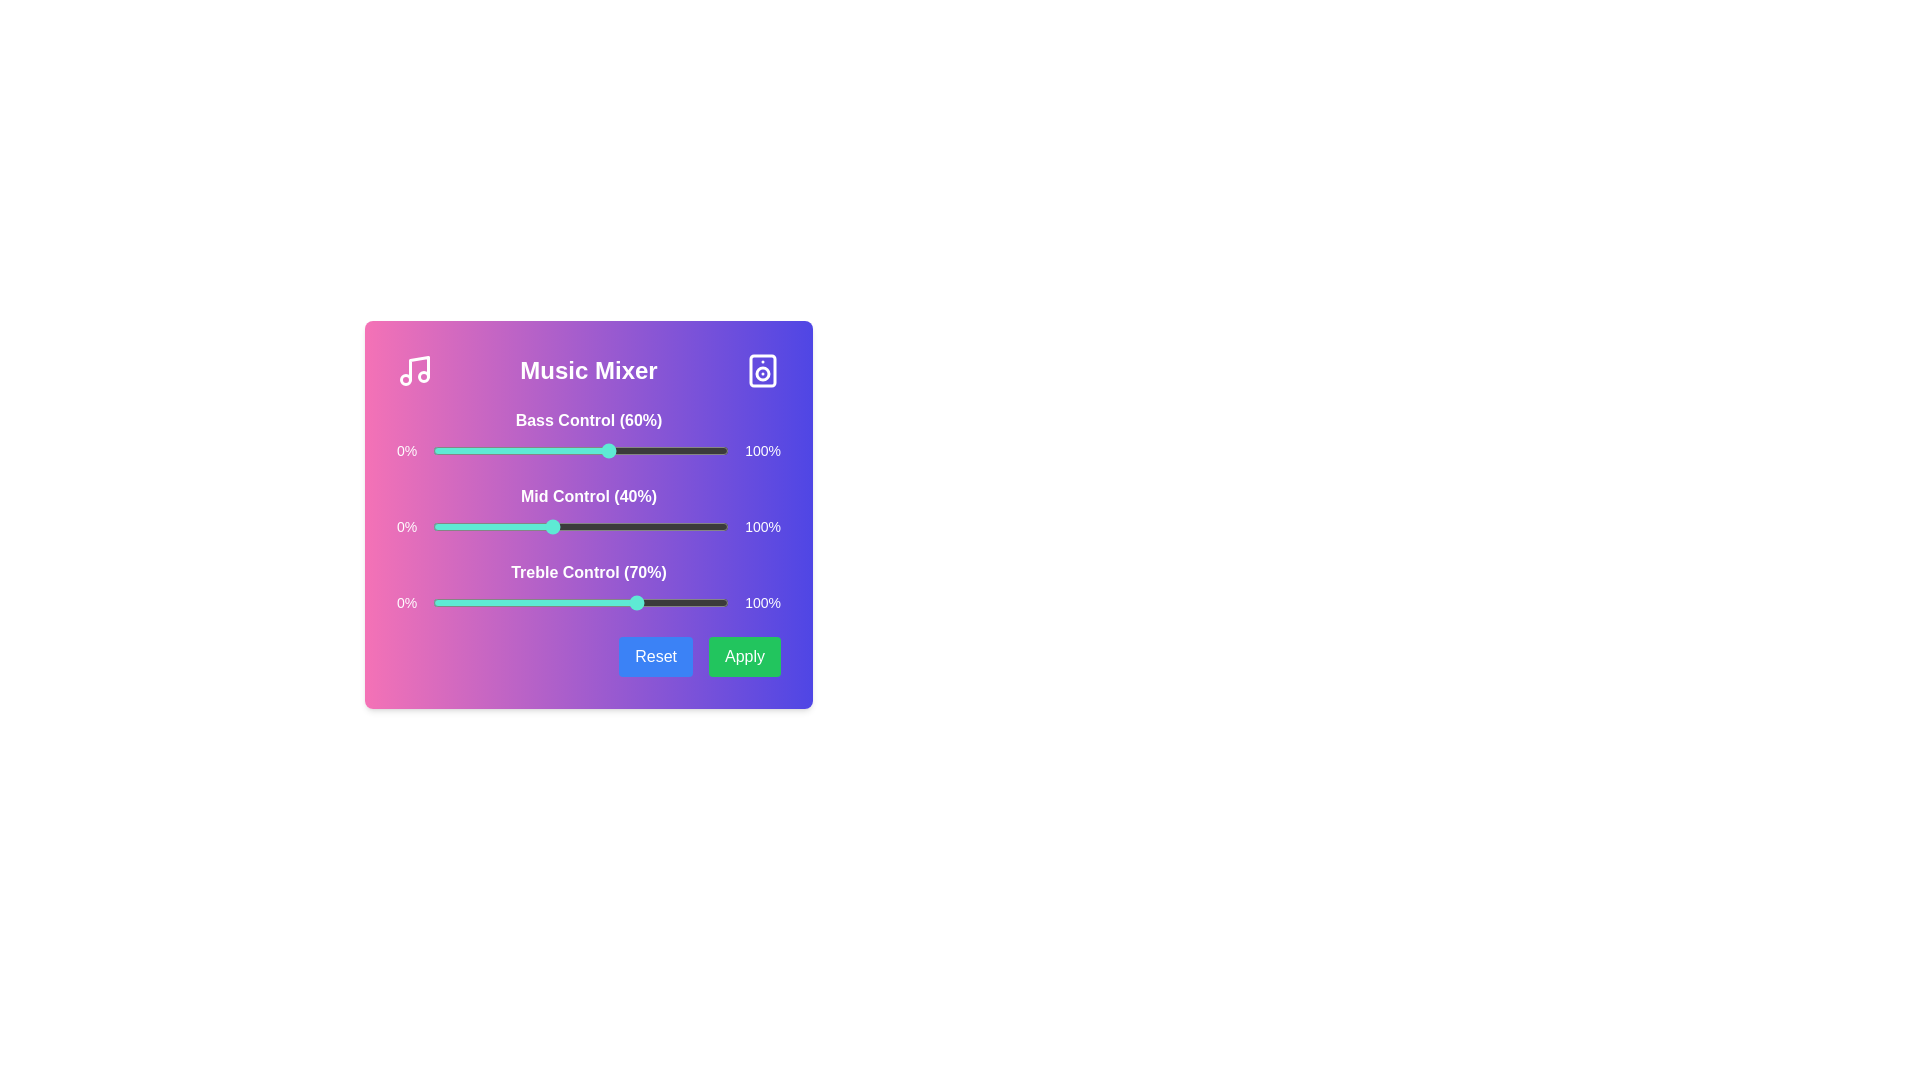  What do you see at coordinates (609, 526) in the screenshot?
I see `the mid control slider to 60%` at bounding box center [609, 526].